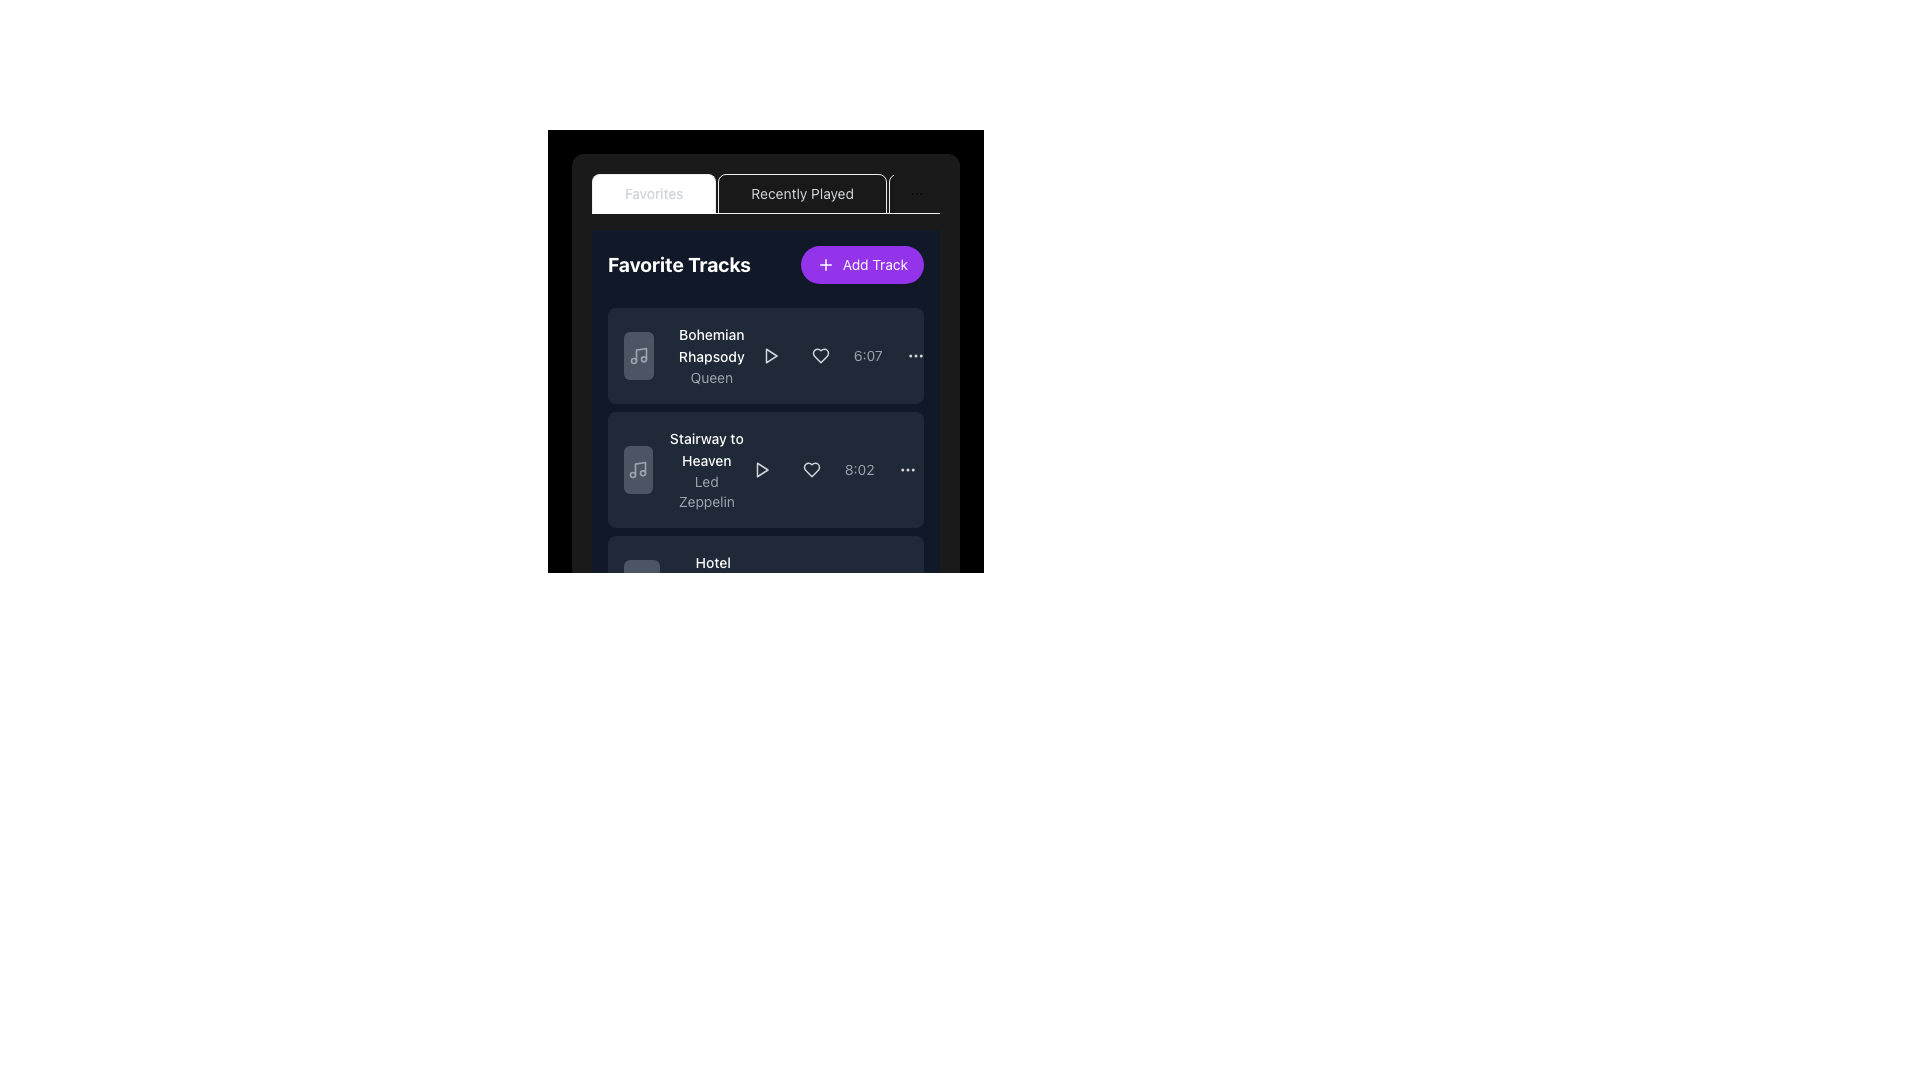 Image resolution: width=1920 pixels, height=1080 pixels. Describe the element at coordinates (802, 193) in the screenshot. I see `the second navigation tab to switch to the 'Recently Played' section` at that location.